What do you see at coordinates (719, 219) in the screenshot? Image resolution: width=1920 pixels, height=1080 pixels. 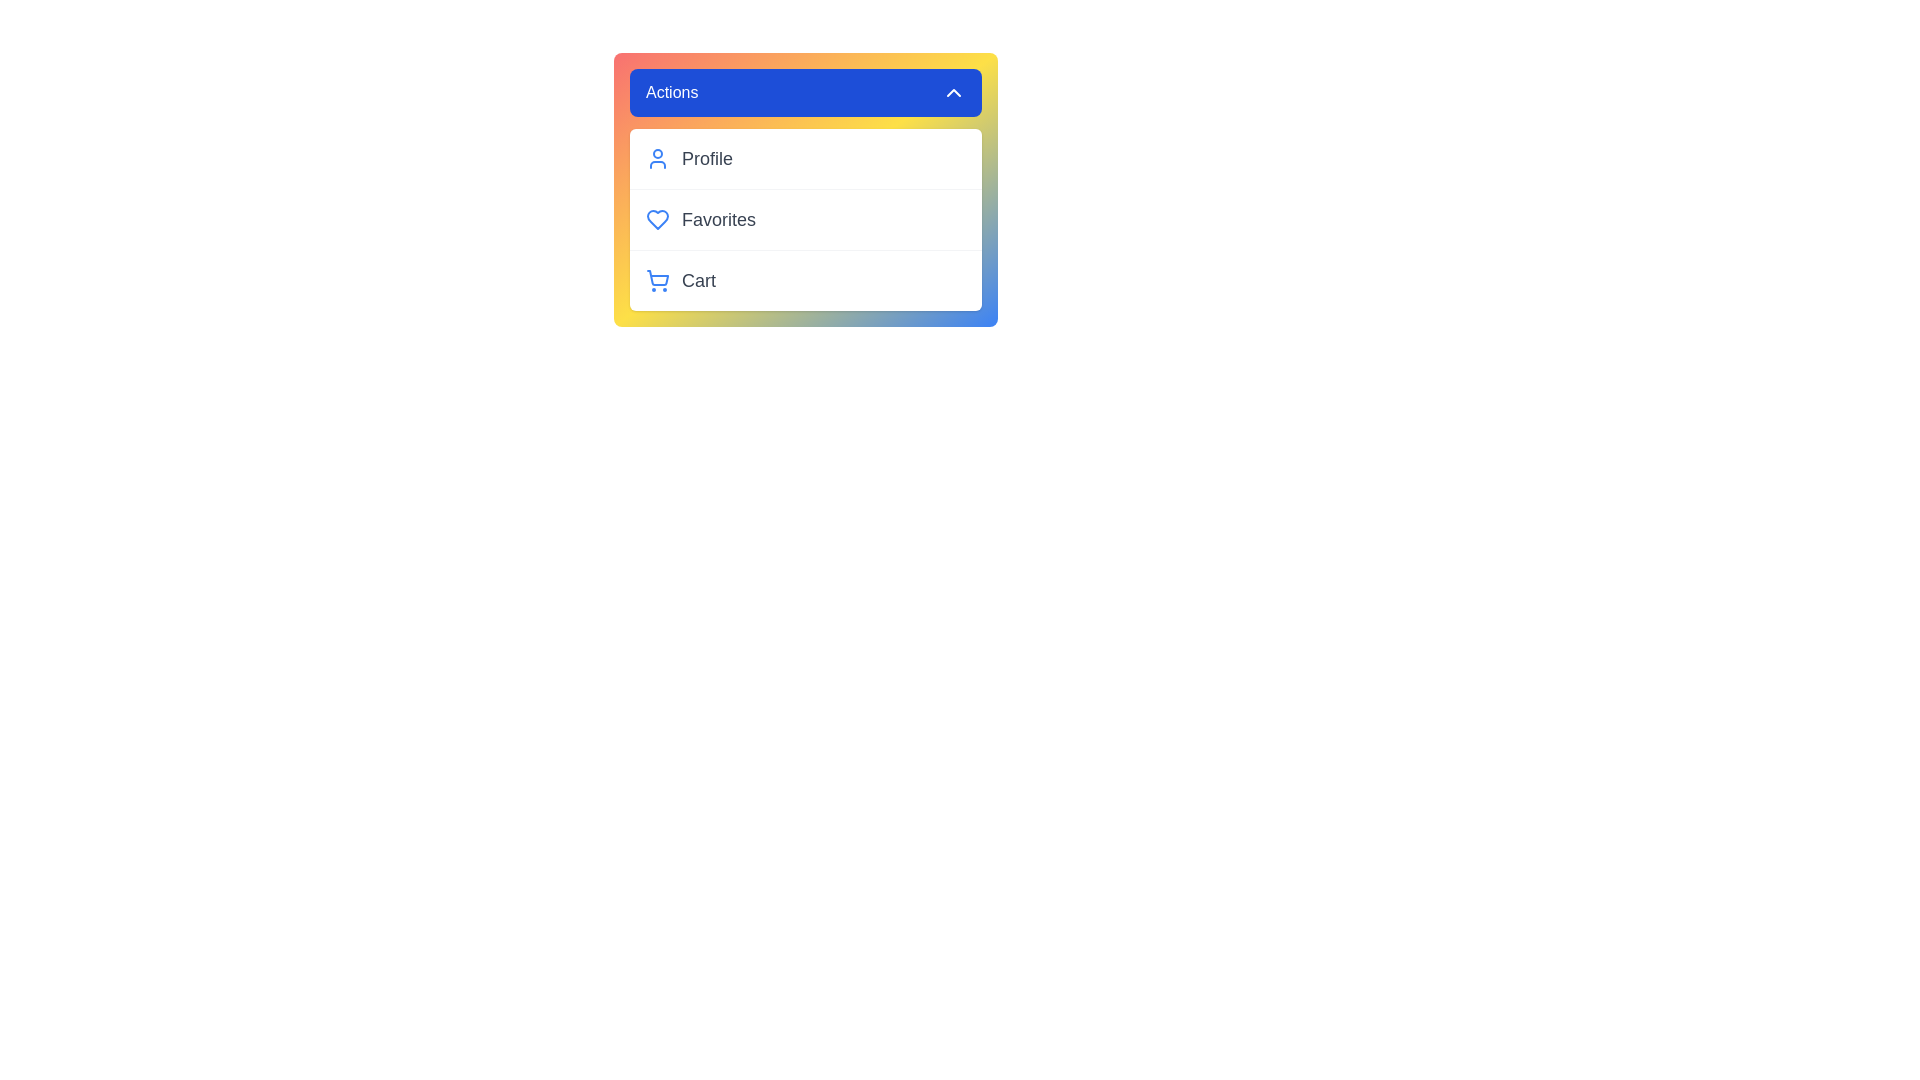 I see `the 'Favorites' text label which is in a medium-sized, gray-colored font, located in the second row of the vertical menu labeled 'Actions', between 'Profile' and 'Cart'` at bounding box center [719, 219].